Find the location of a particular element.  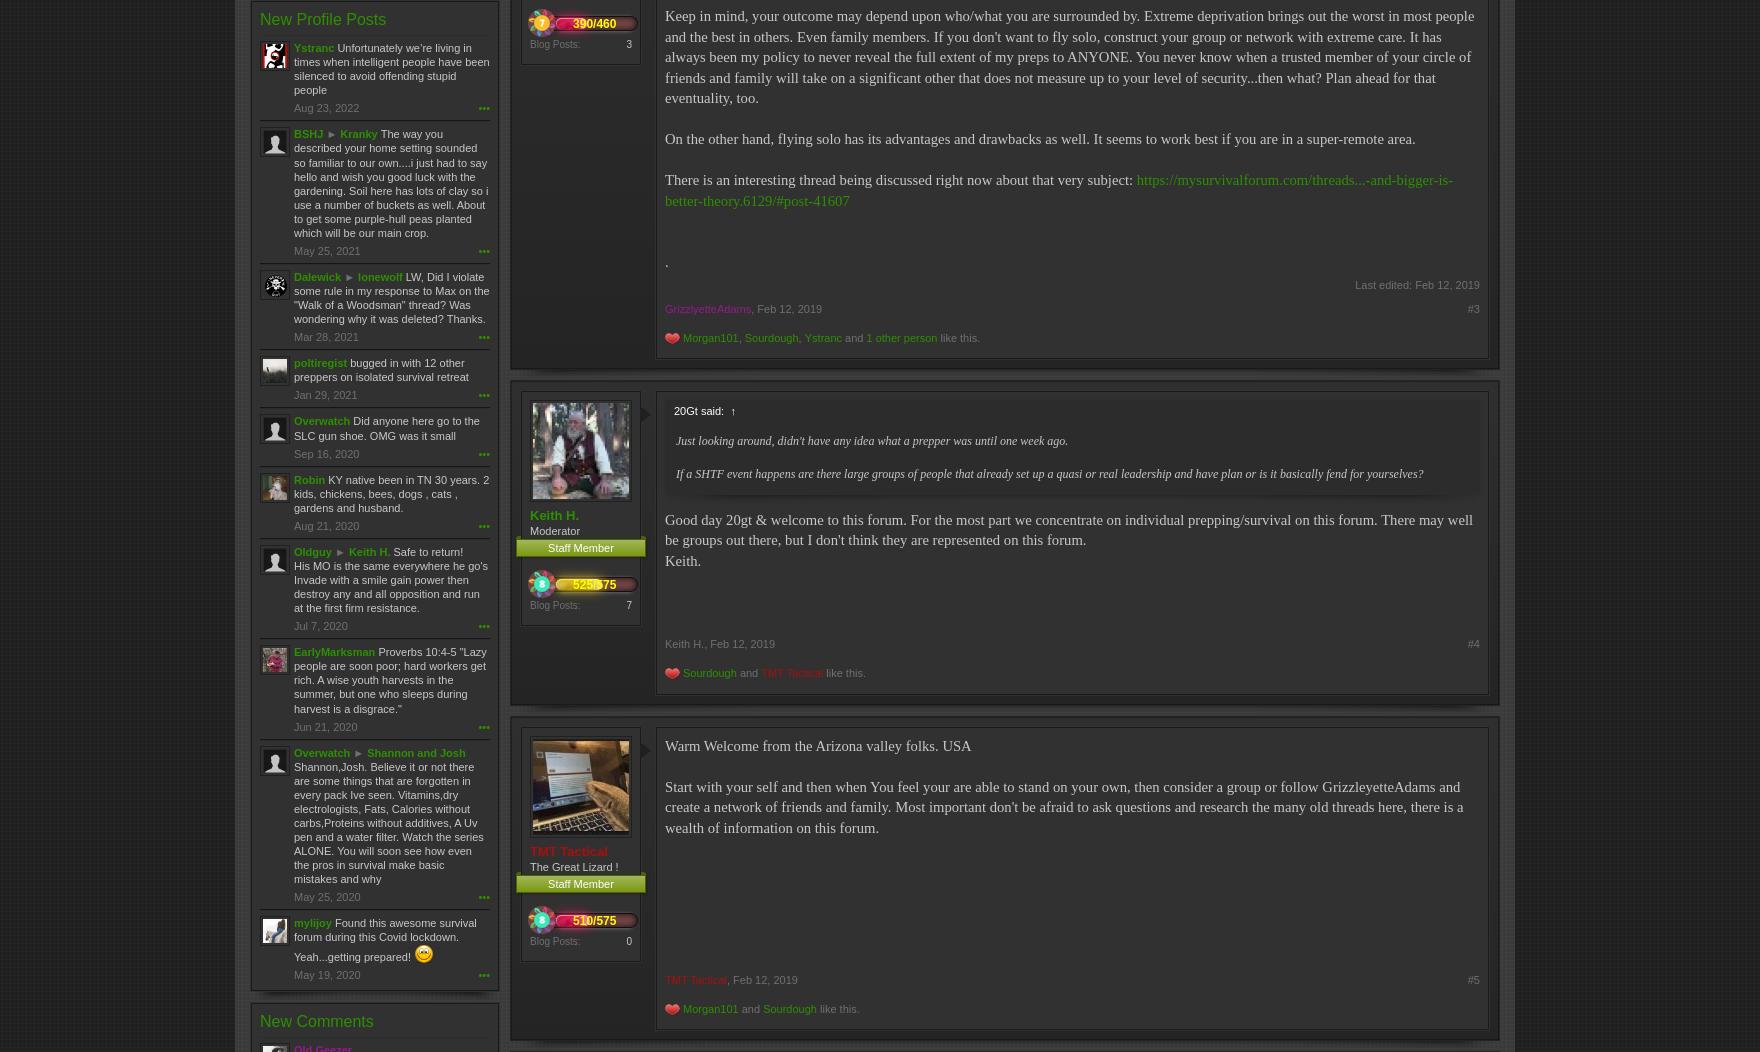

'20Gt said:' is located at coordinates (699, 410).